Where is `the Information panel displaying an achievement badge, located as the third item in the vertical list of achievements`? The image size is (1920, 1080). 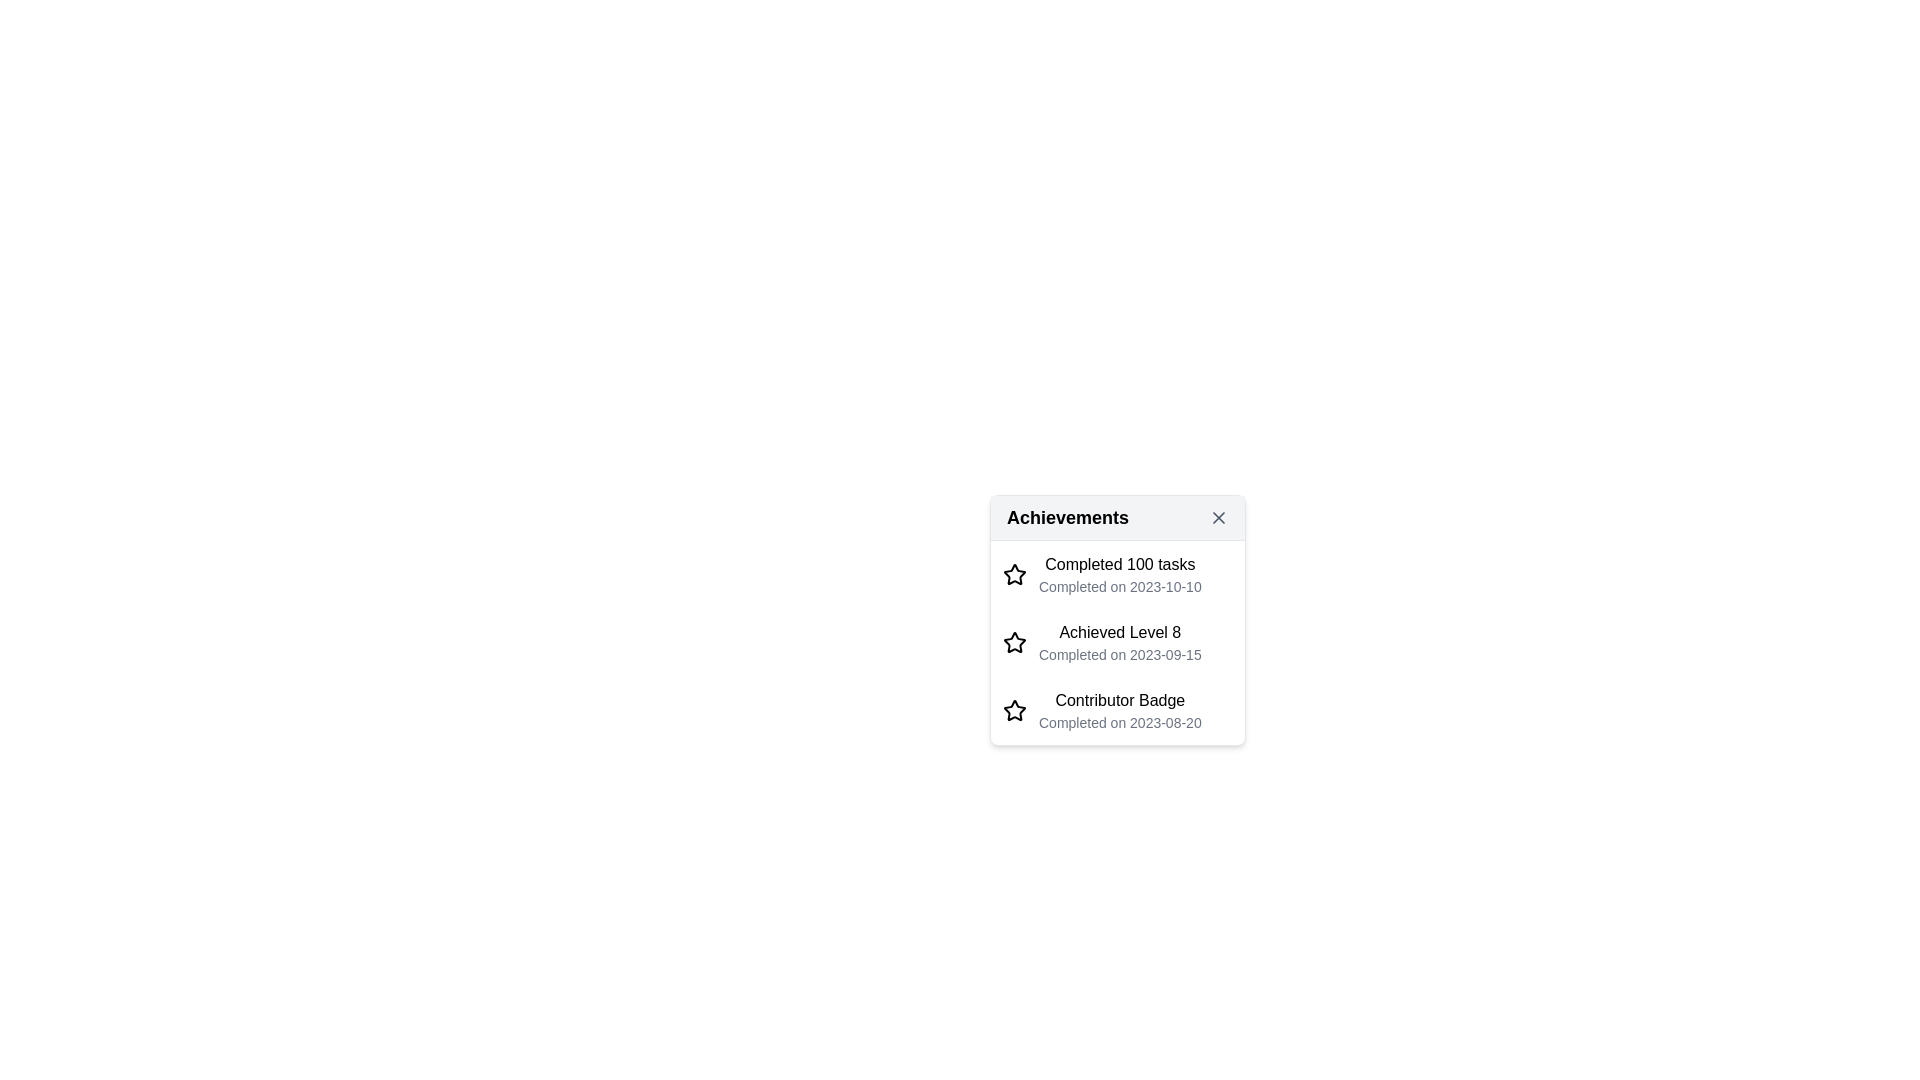
the Information panel displaying an achievement badge, located as the third item in the vertical list of achievements is located at coordinates (1120, 709).